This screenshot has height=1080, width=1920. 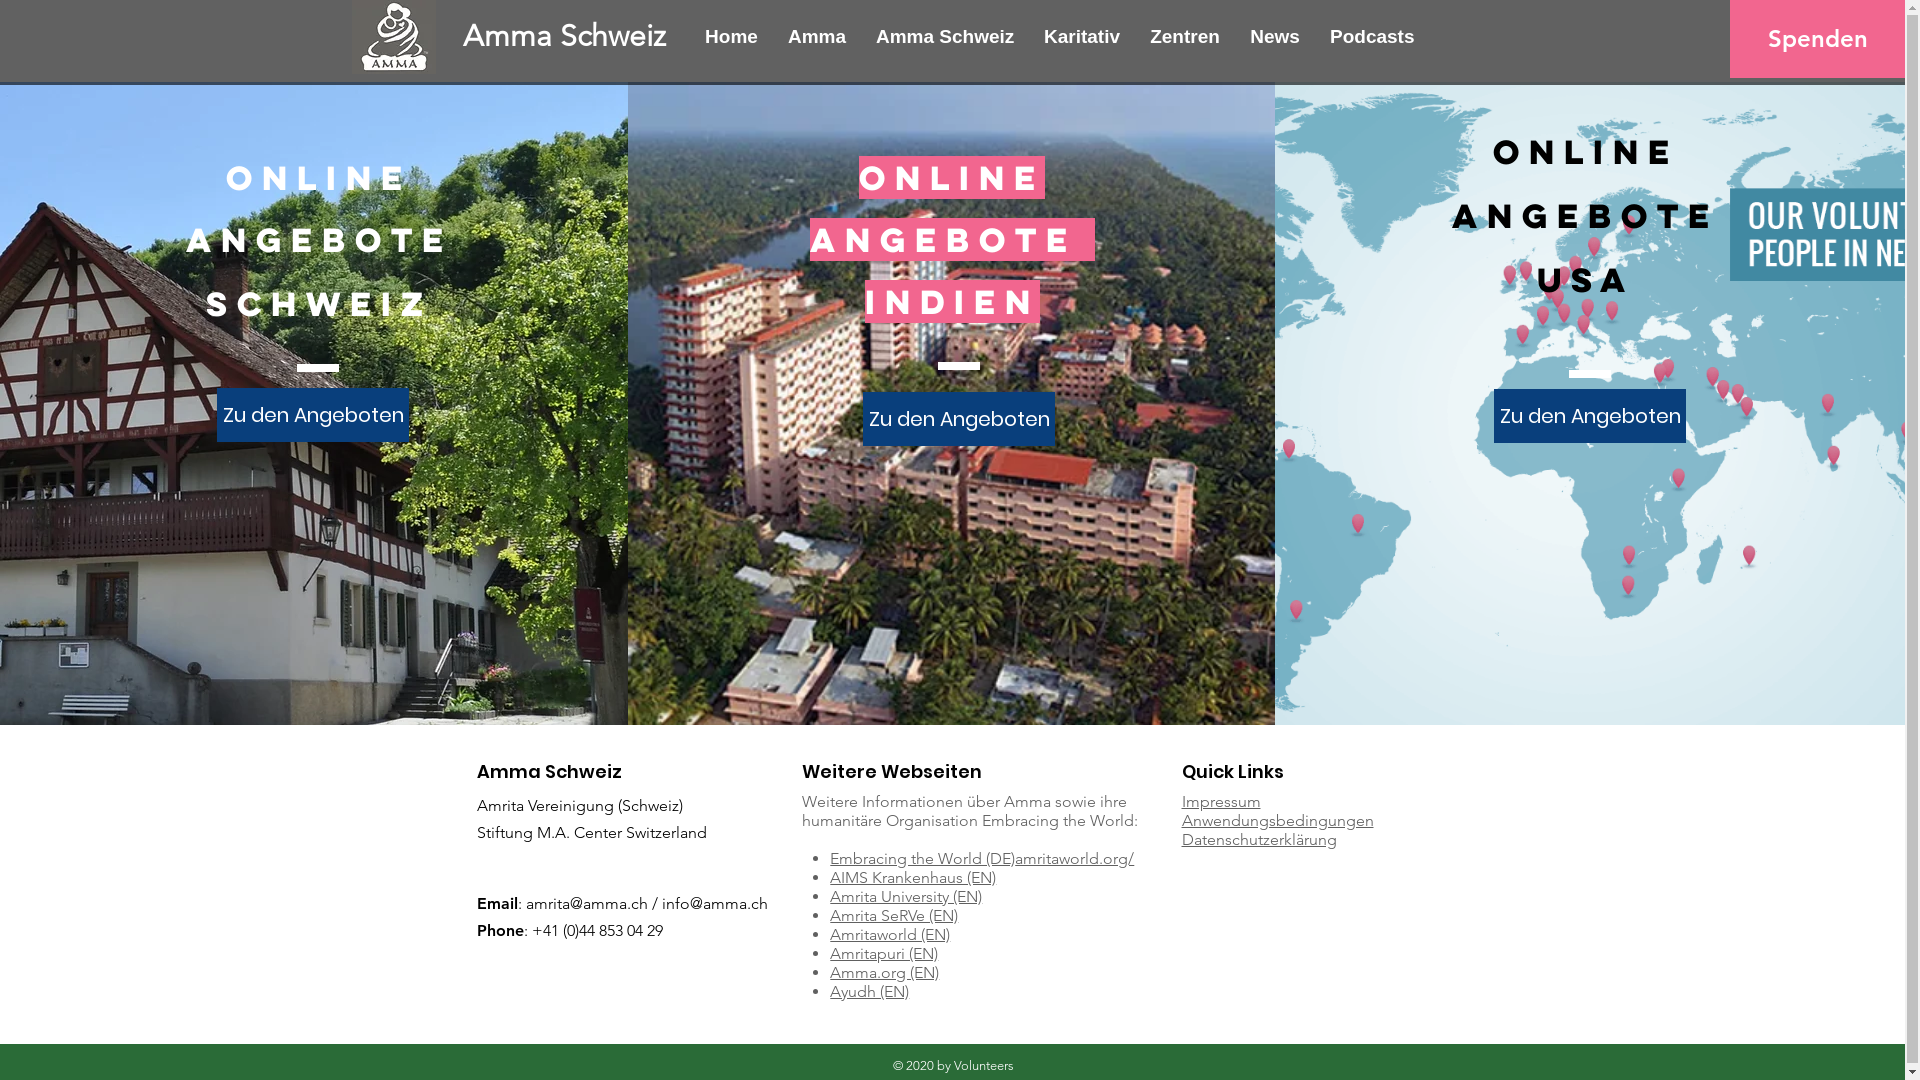 What do you see at coordinates (892, 915) in the screenshot?
I see `'Amrita SeRVe (EN)'` at bounding box center [892, 915].